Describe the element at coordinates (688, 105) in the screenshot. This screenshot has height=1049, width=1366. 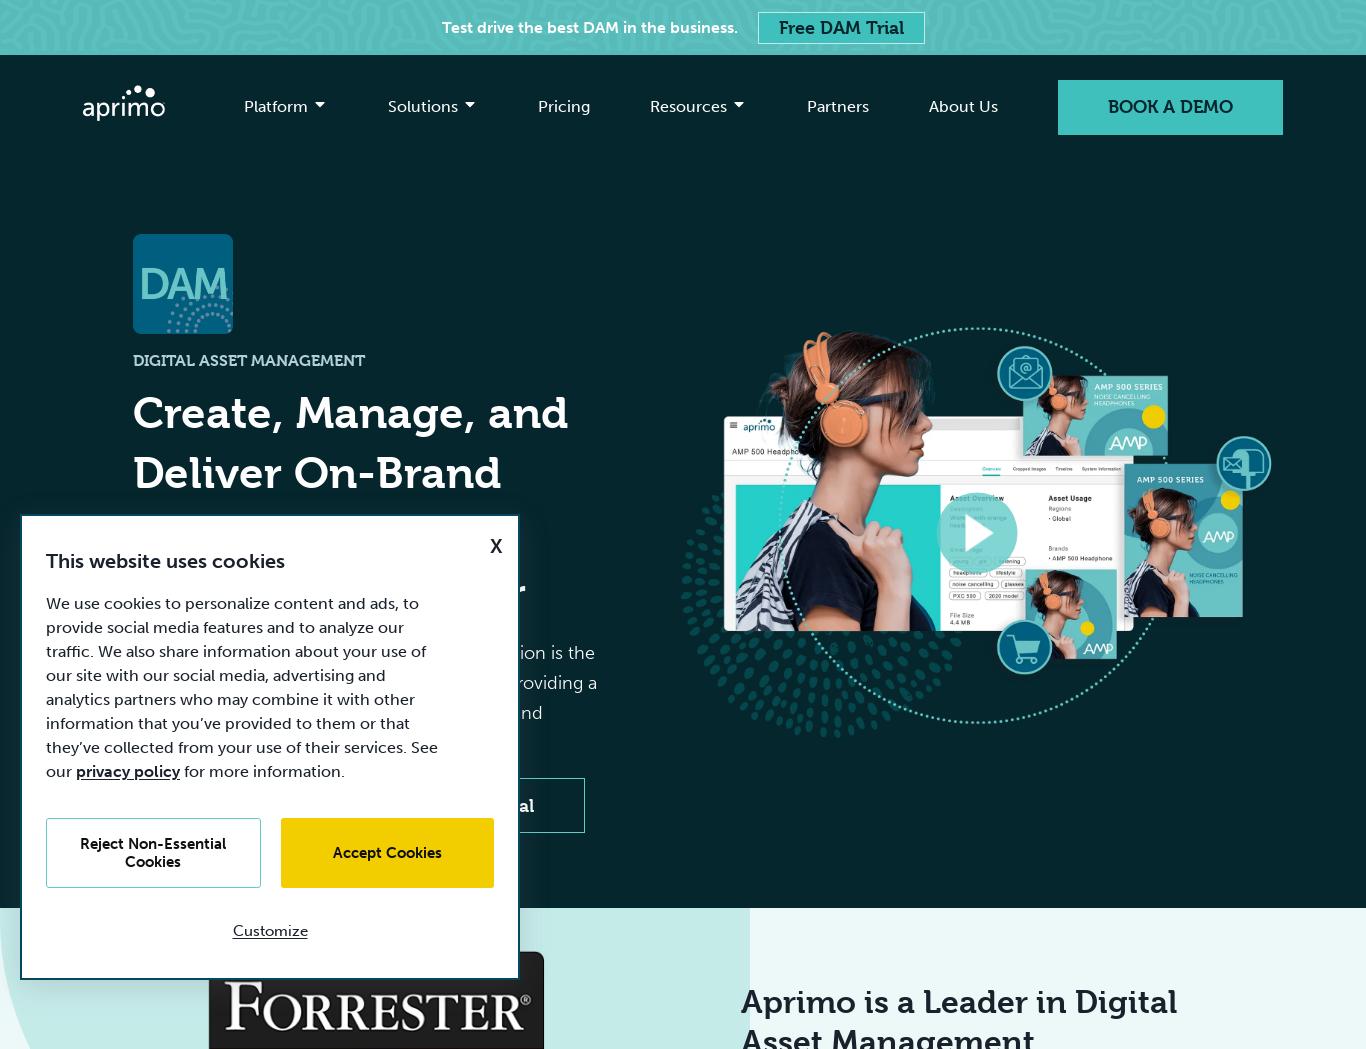
I see `'Resources'` at that location.